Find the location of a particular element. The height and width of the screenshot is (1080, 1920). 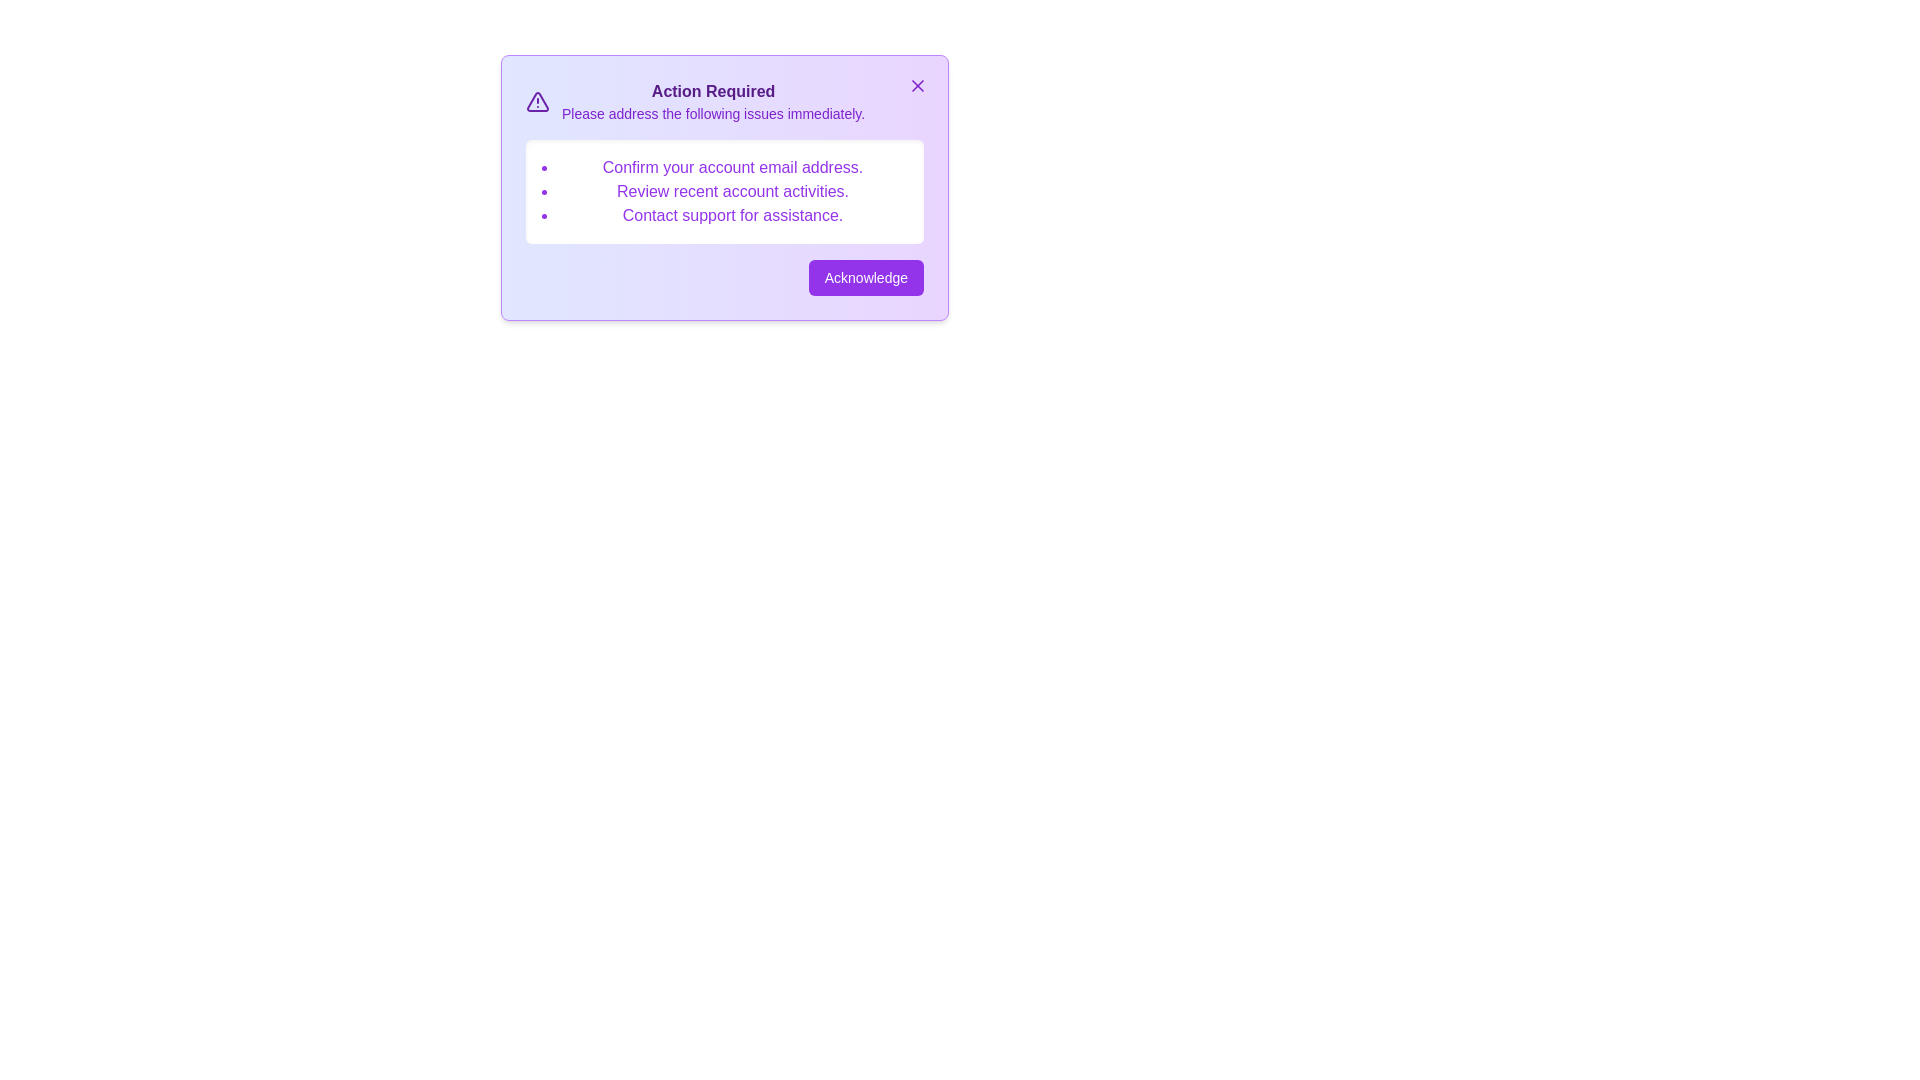

the 'Acknowledge' button to acknowledge the message is located at coordinates (865, 277).